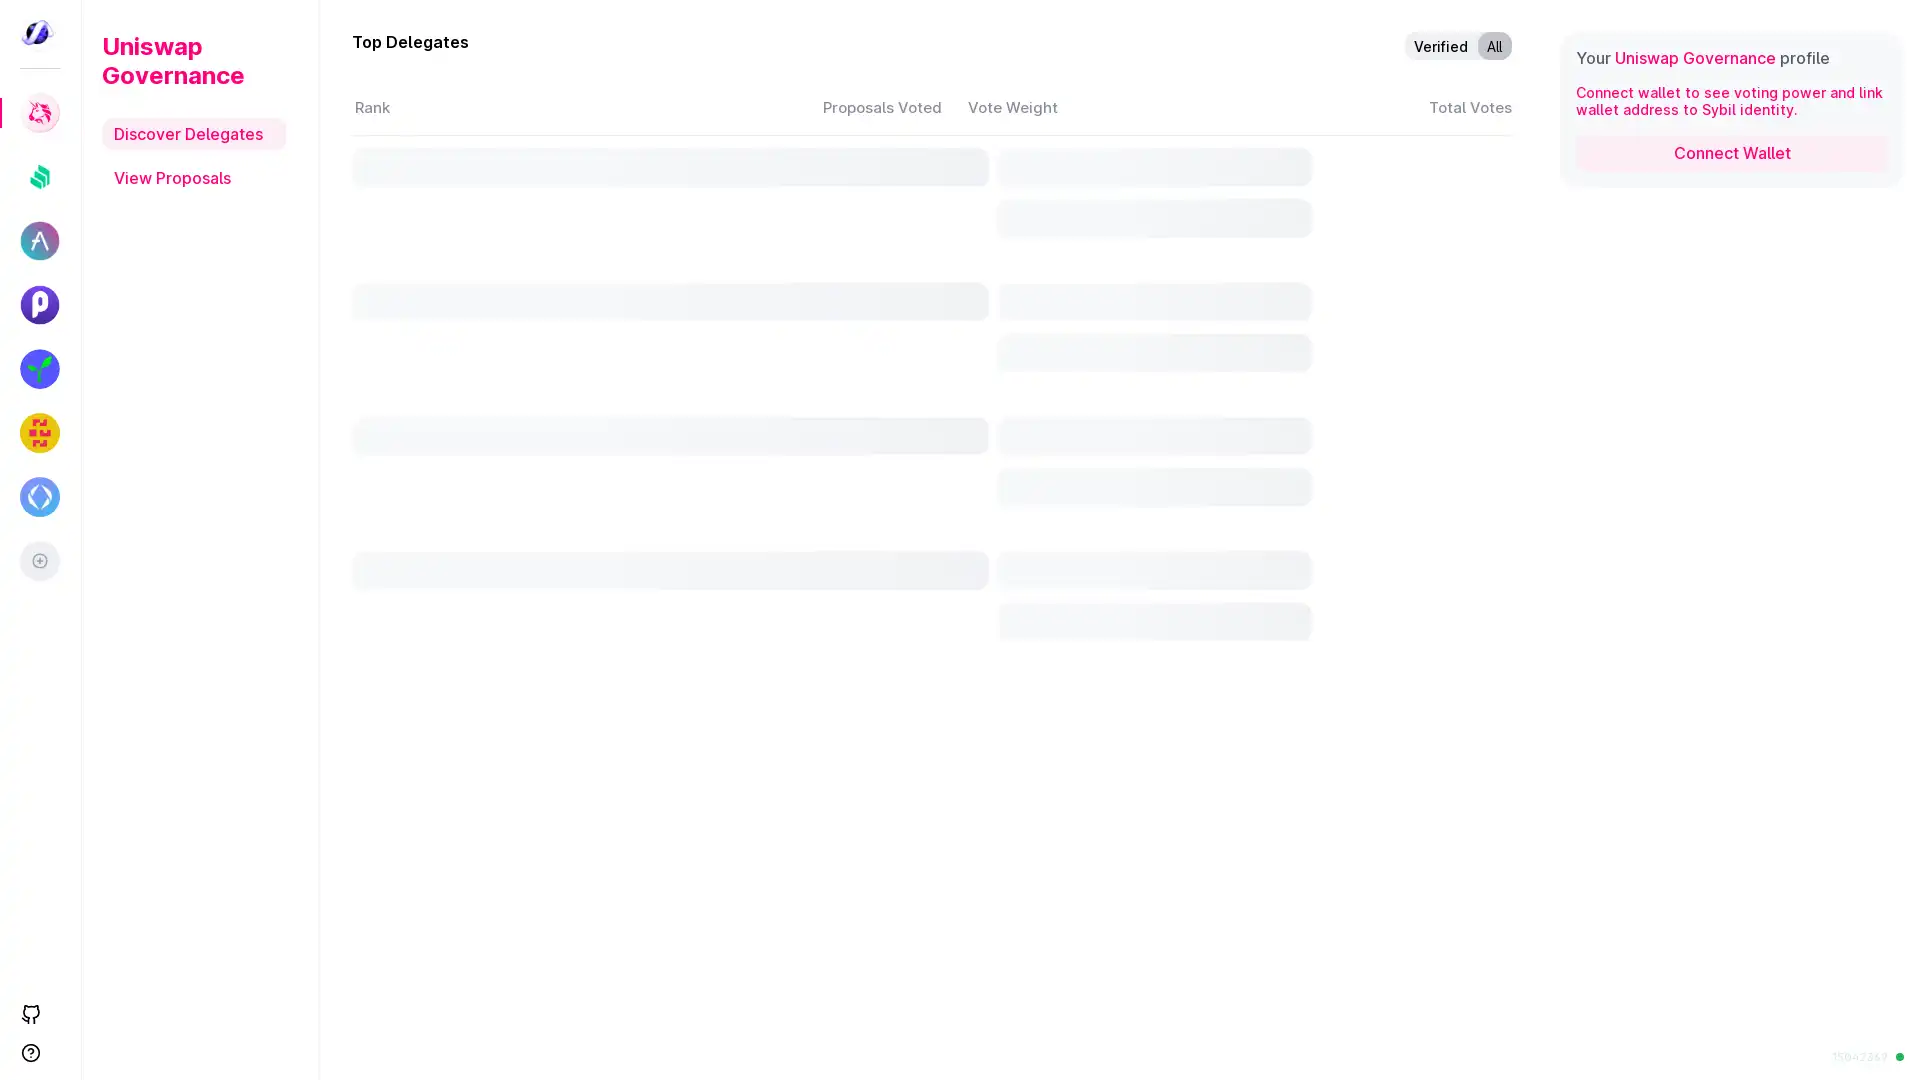 The image size is (1920, 1080). I want to click on Verified All, so click(1458, 45).